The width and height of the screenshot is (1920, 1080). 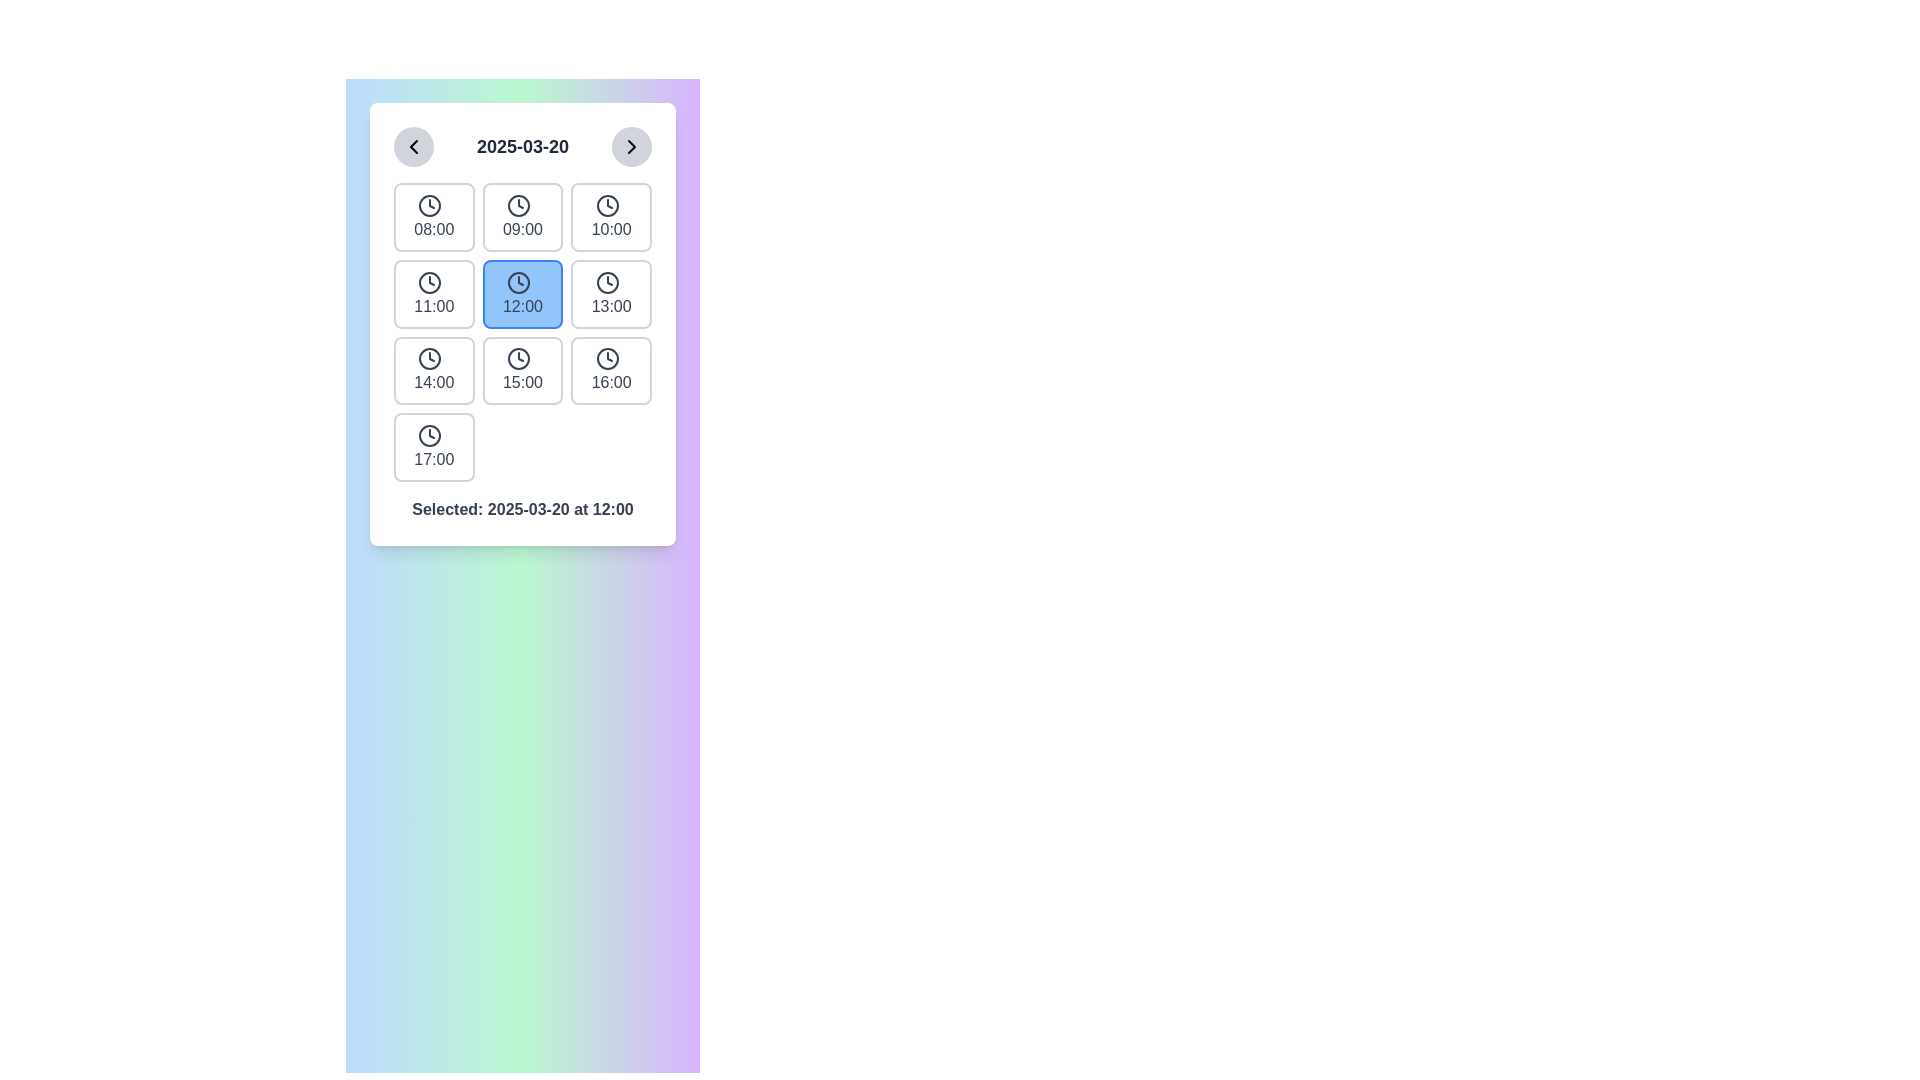 I want to click on the SVG clock icon located in the center panel of the schedule interface, next to the text '12:00', so click(x=518, y=282).